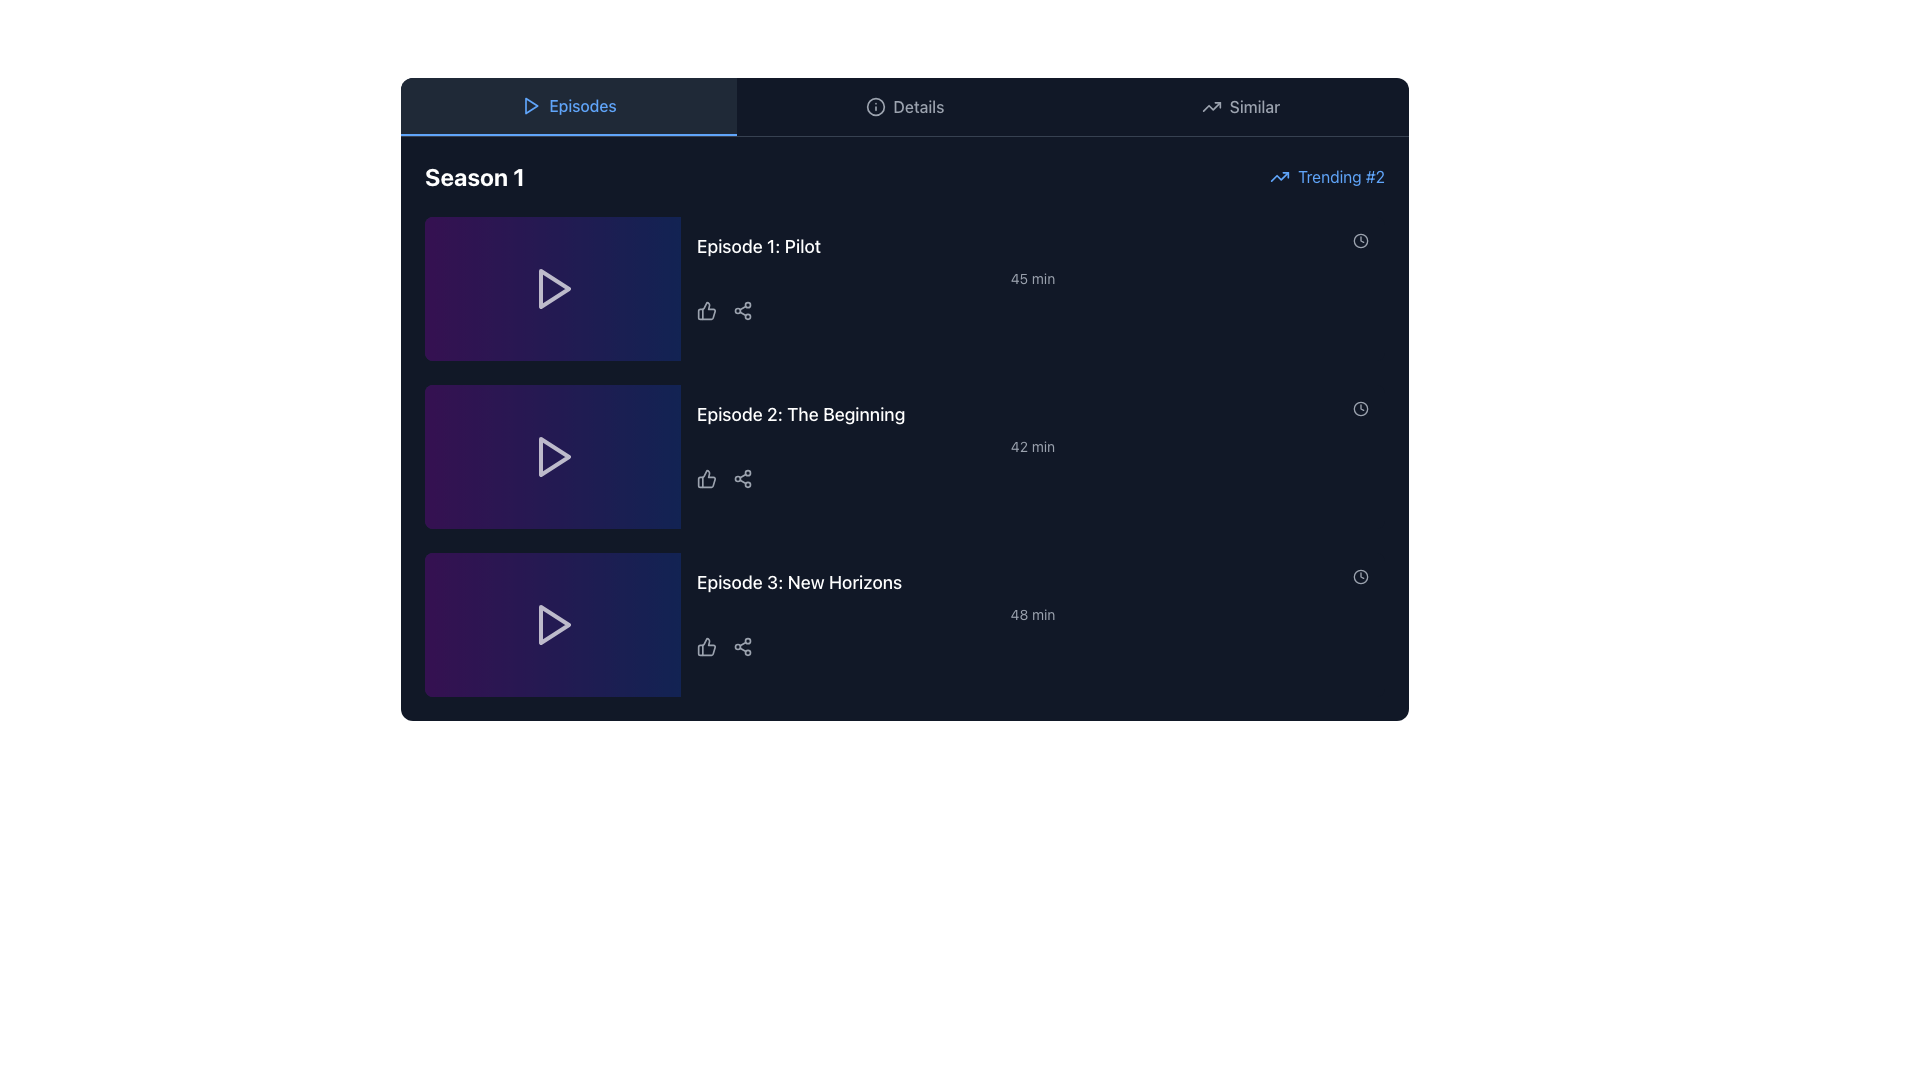  What do you see at coordinates (1032, 456) in the screenshot?
I see `the second list item which contains the episode title 'Episode 2: The Beginning' and its duration '42 min'` at bounding box center [1032, 456].